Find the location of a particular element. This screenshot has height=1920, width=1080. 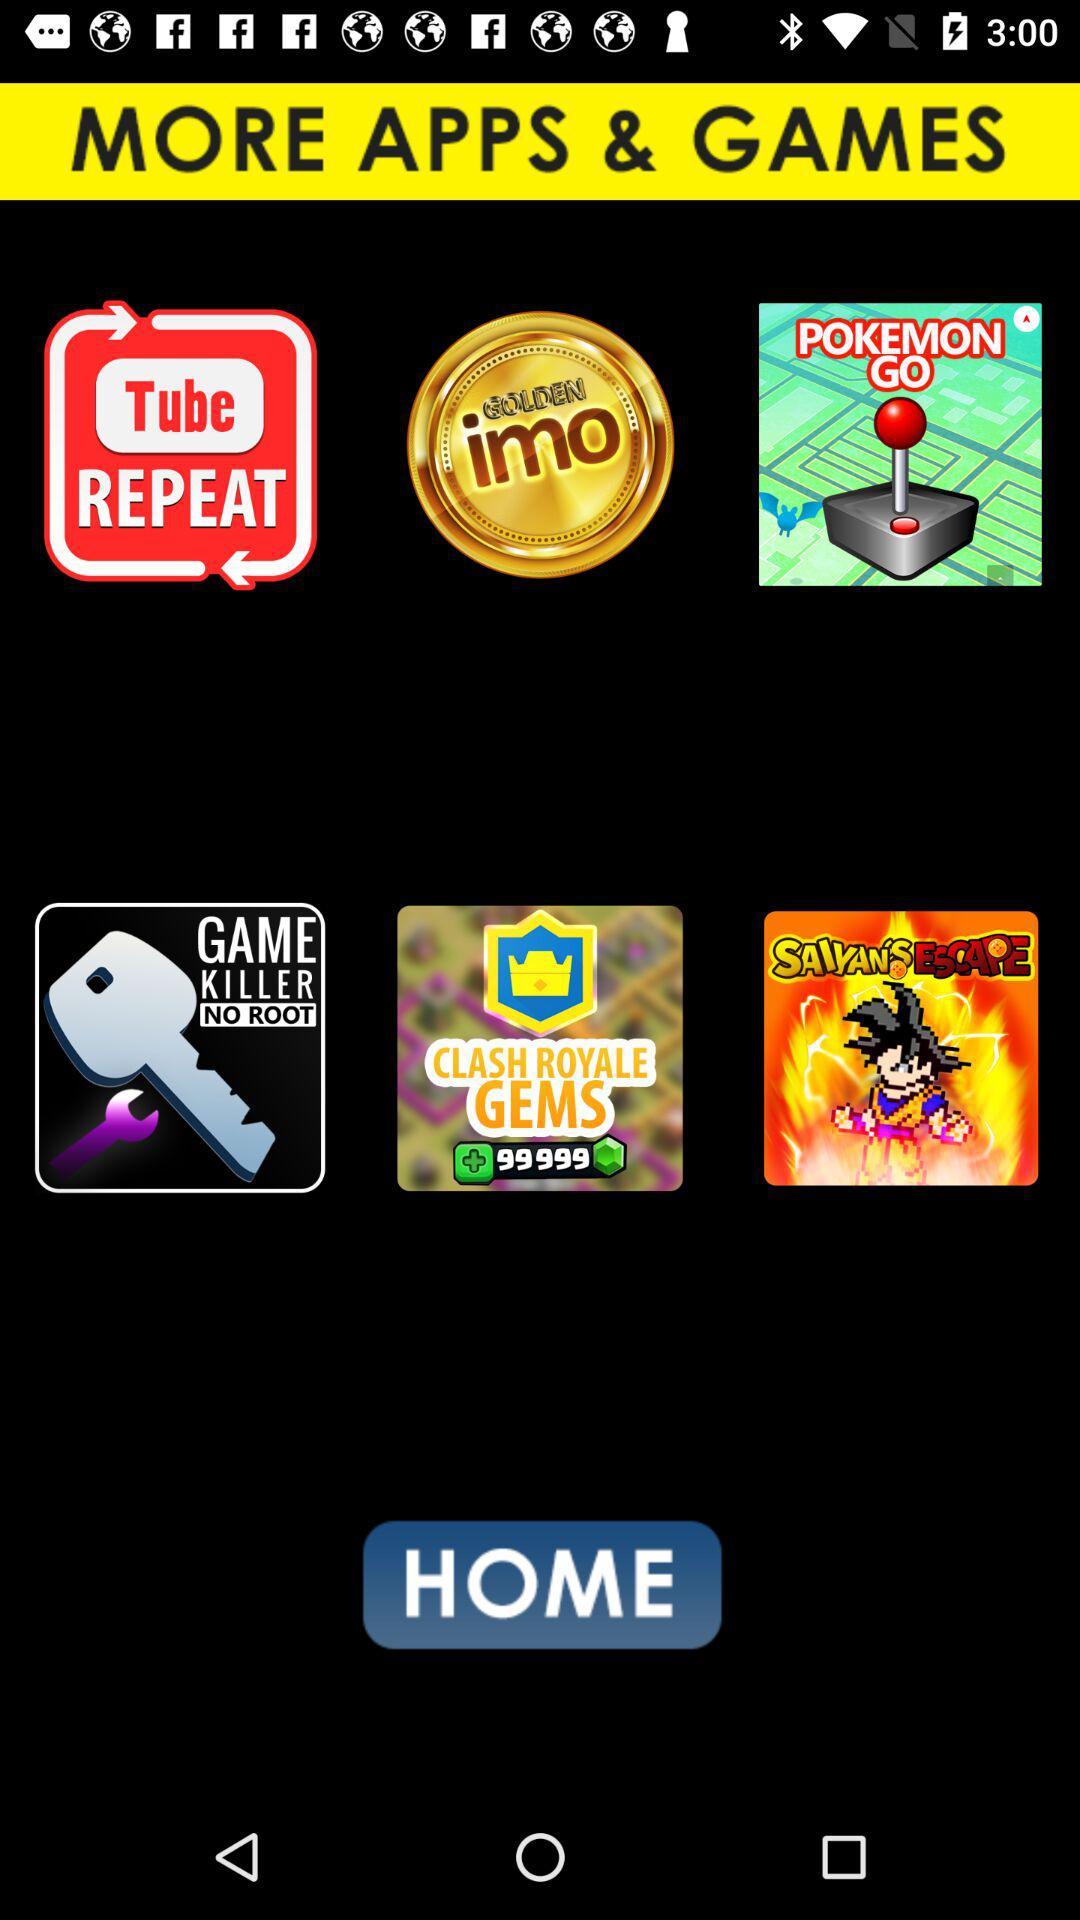

icon at the top left corner is located at coordinates (180, 444).